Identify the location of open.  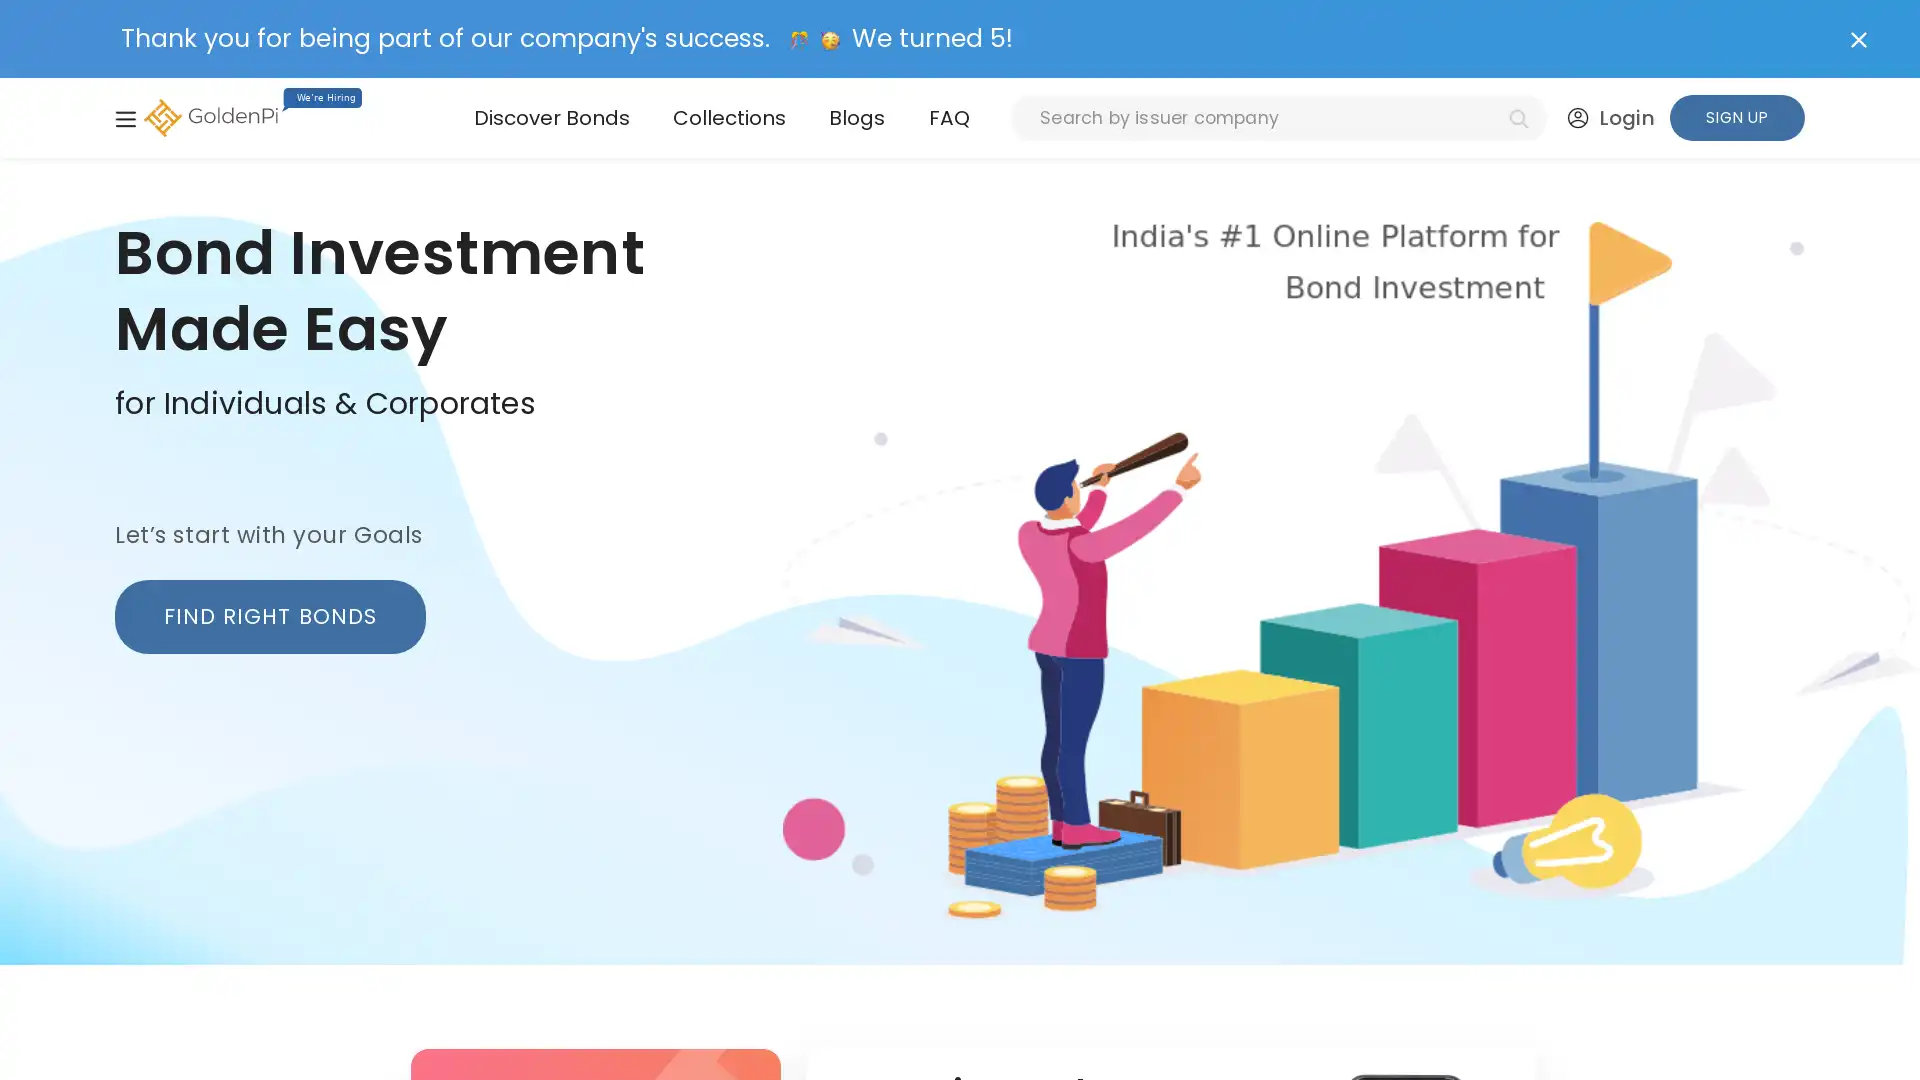
(124, 118).